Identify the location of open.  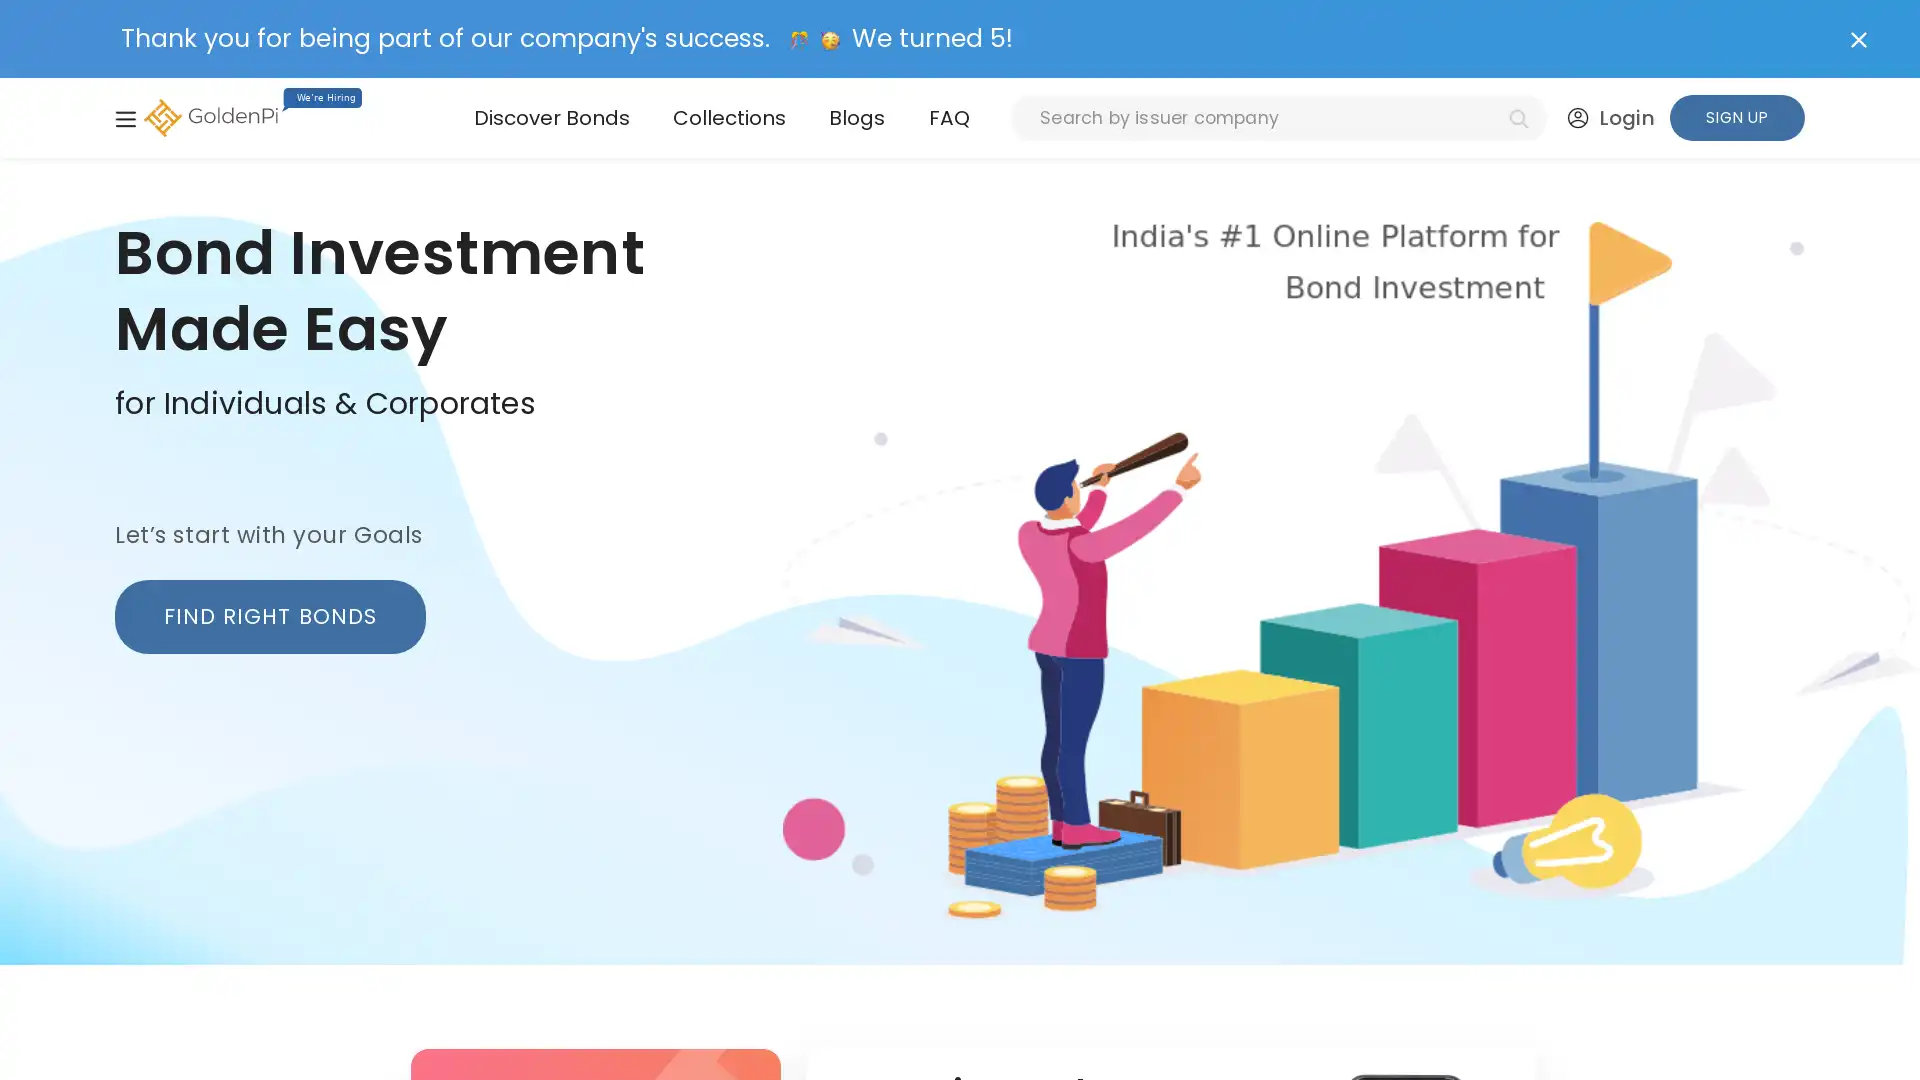
(124, 118).